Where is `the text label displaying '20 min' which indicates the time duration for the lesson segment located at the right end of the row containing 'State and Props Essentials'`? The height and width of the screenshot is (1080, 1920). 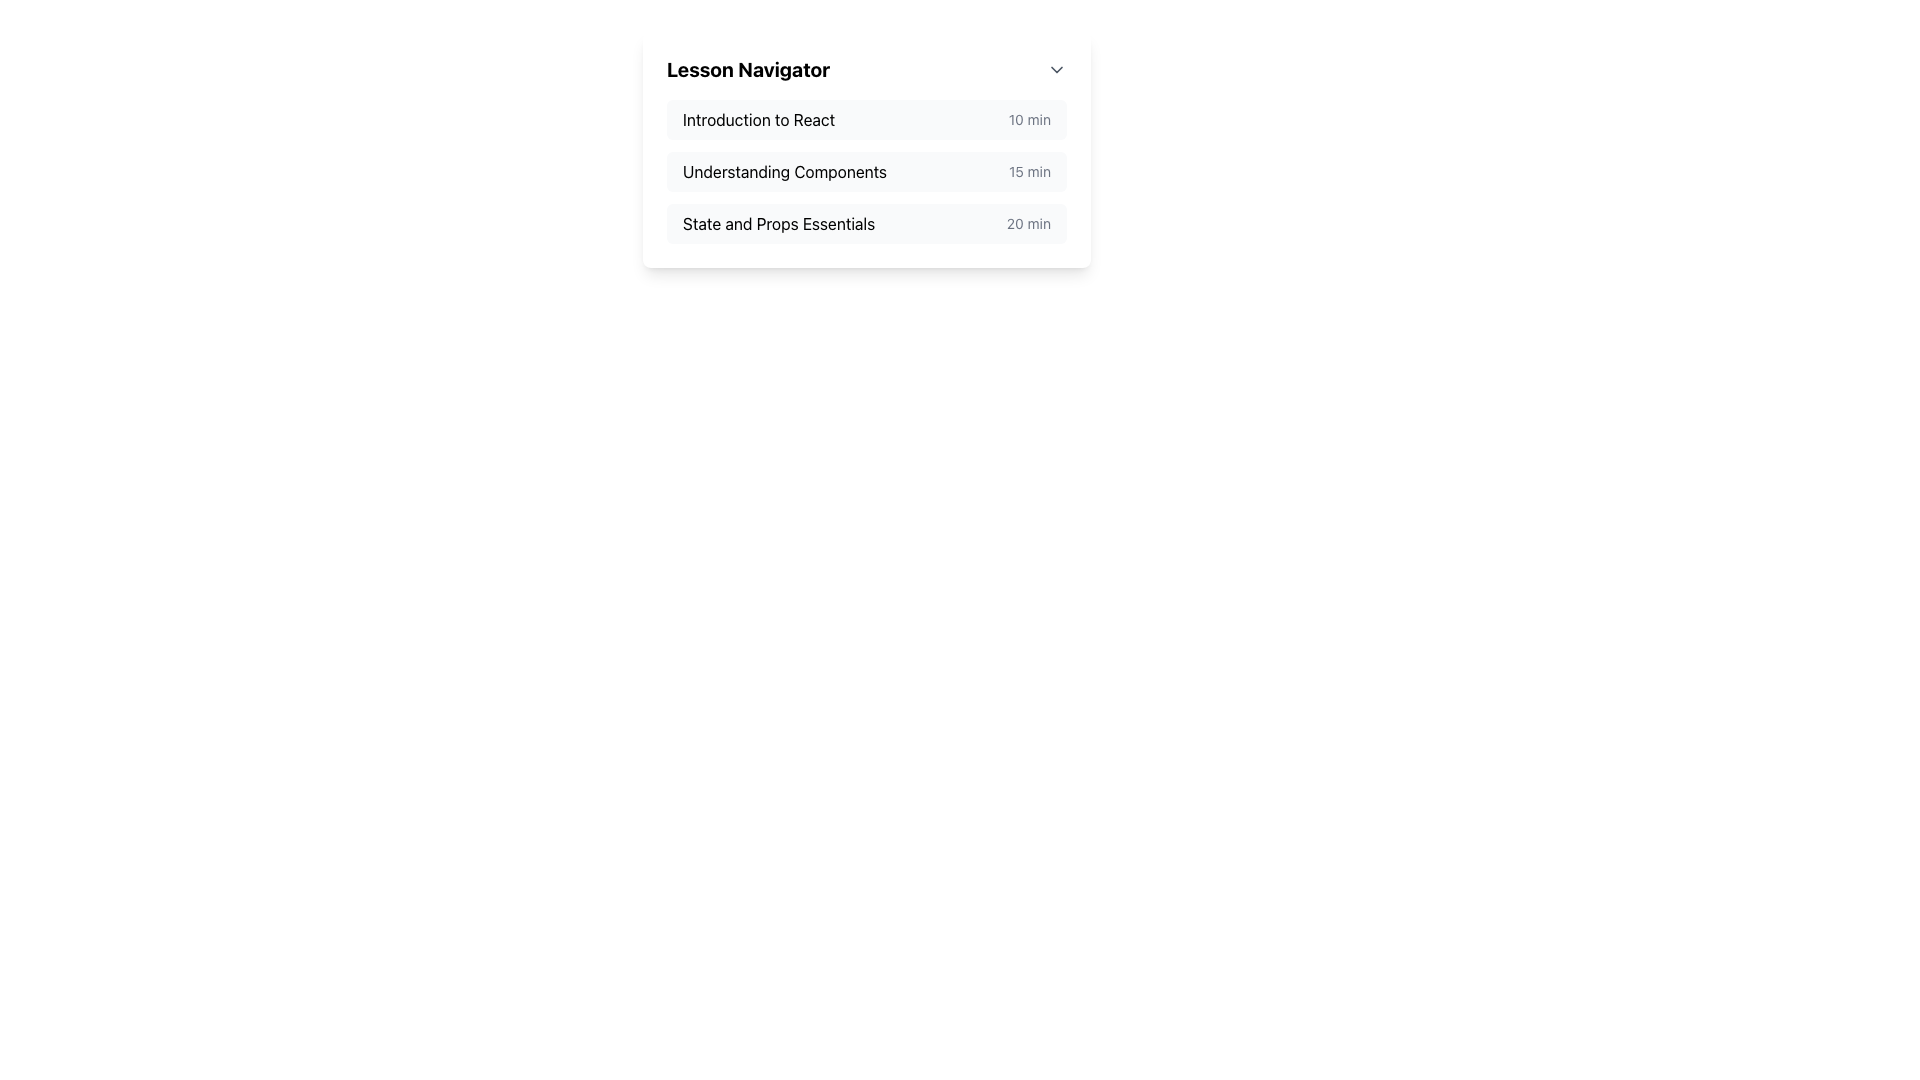 the text label displaying '20 min' which indicates the time duration for the lesson segment located at the right end of the row containing 'State and Props Essentials' is located at coordinates (1028, 223).